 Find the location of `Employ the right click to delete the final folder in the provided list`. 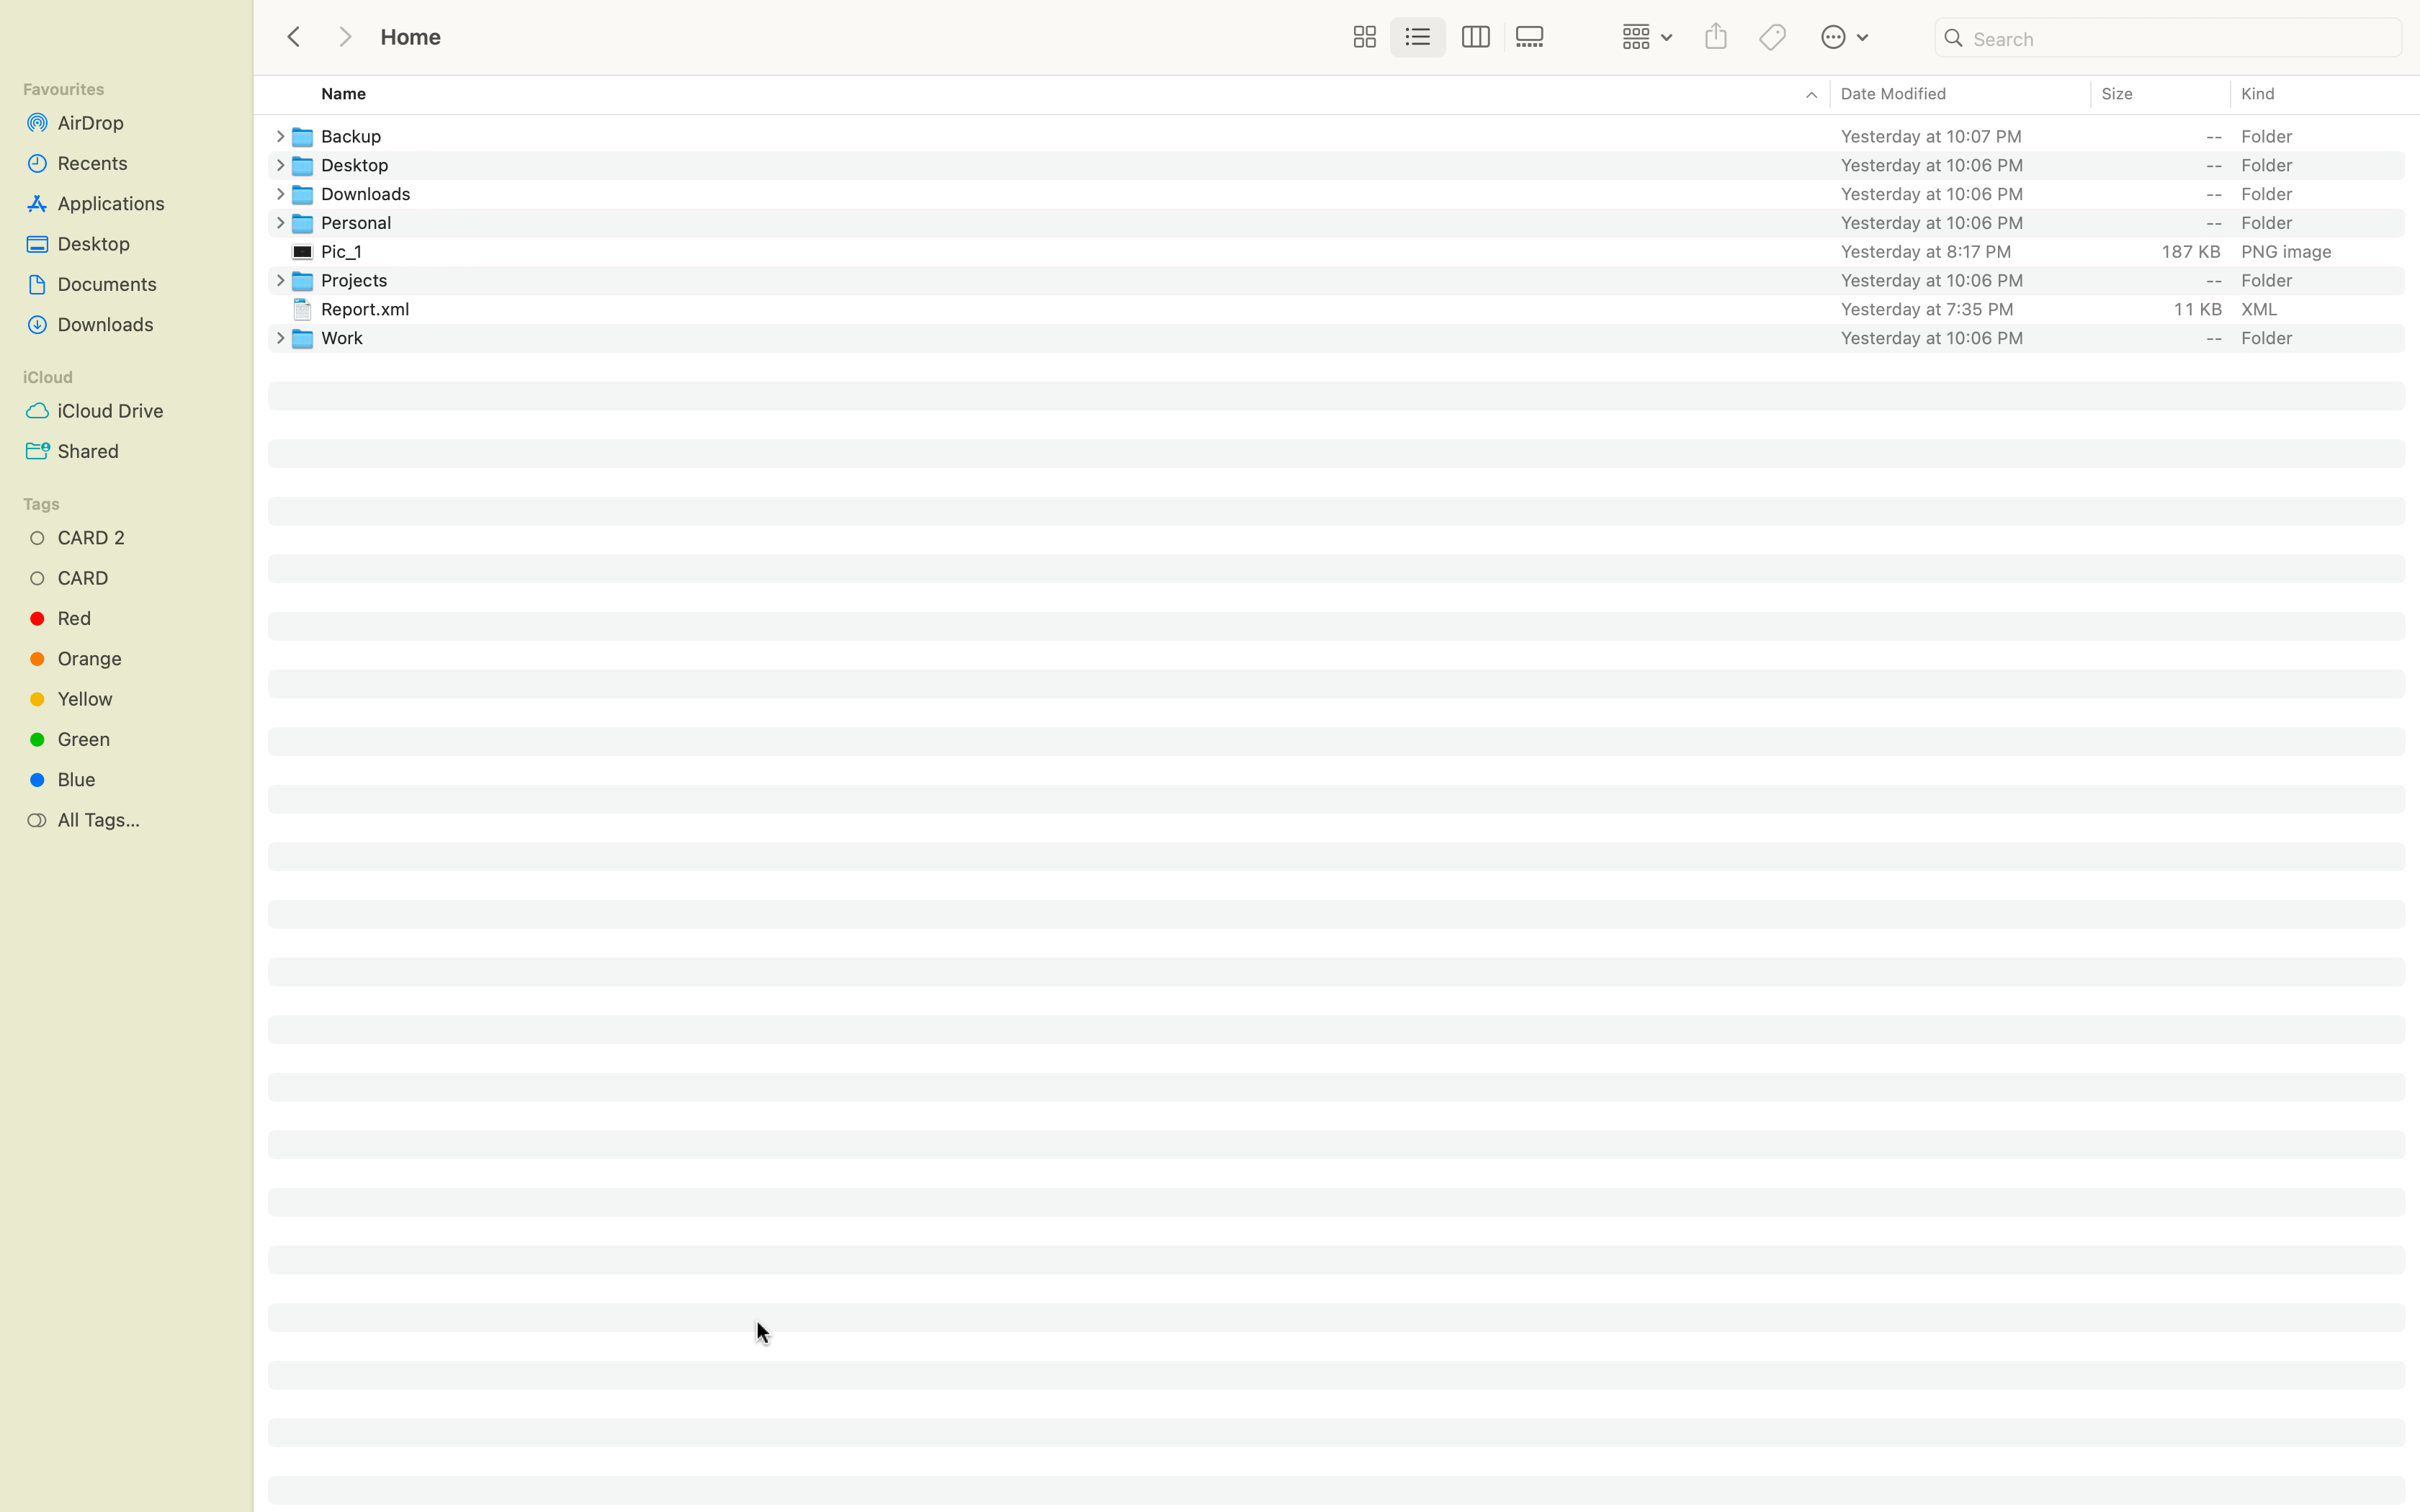

Employ the right click to delete the final folder in the provided list is located at coordinates (1353, 336).